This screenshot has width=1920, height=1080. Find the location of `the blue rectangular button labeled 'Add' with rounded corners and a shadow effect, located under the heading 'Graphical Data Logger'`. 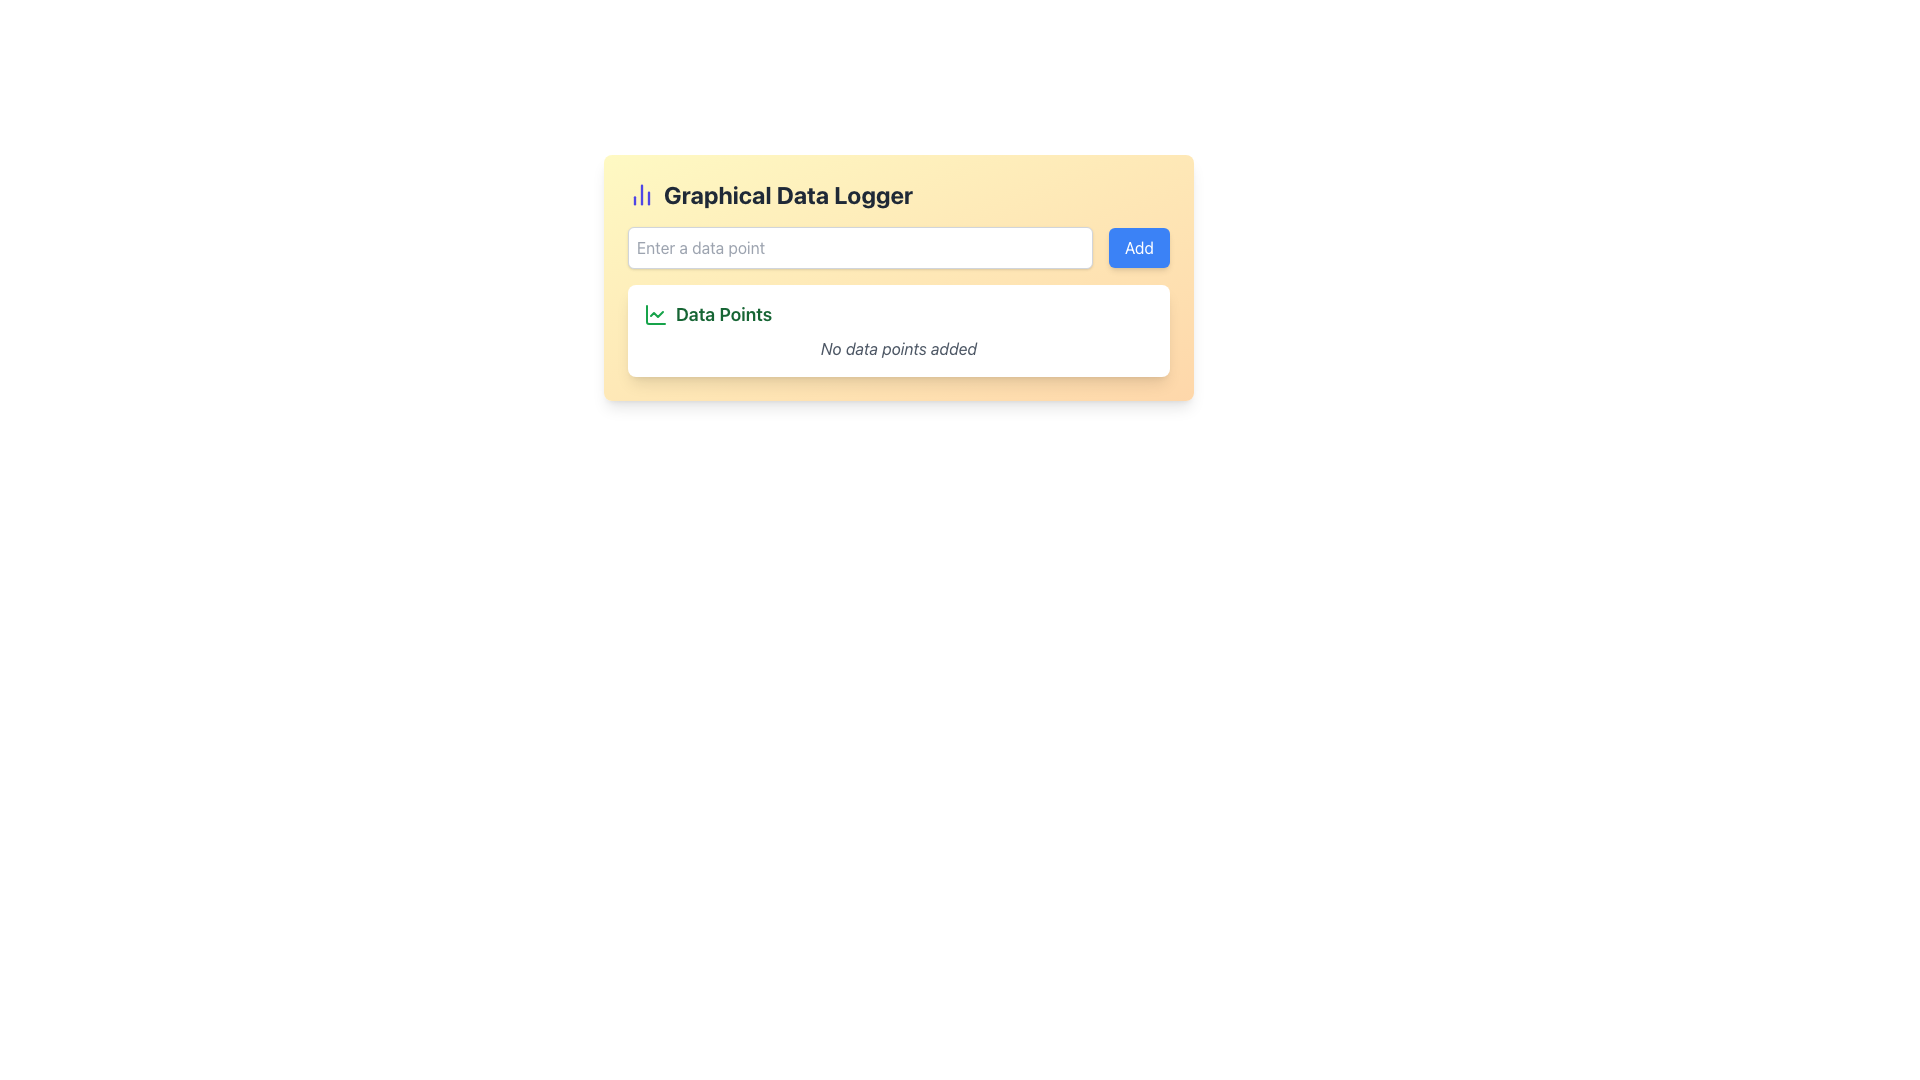

the blue rectangular button labeled 'Add' with rounded corners and a shadow effect, located under the heading 'Graphical Data Logger' is located at coordinates (1139, 246).